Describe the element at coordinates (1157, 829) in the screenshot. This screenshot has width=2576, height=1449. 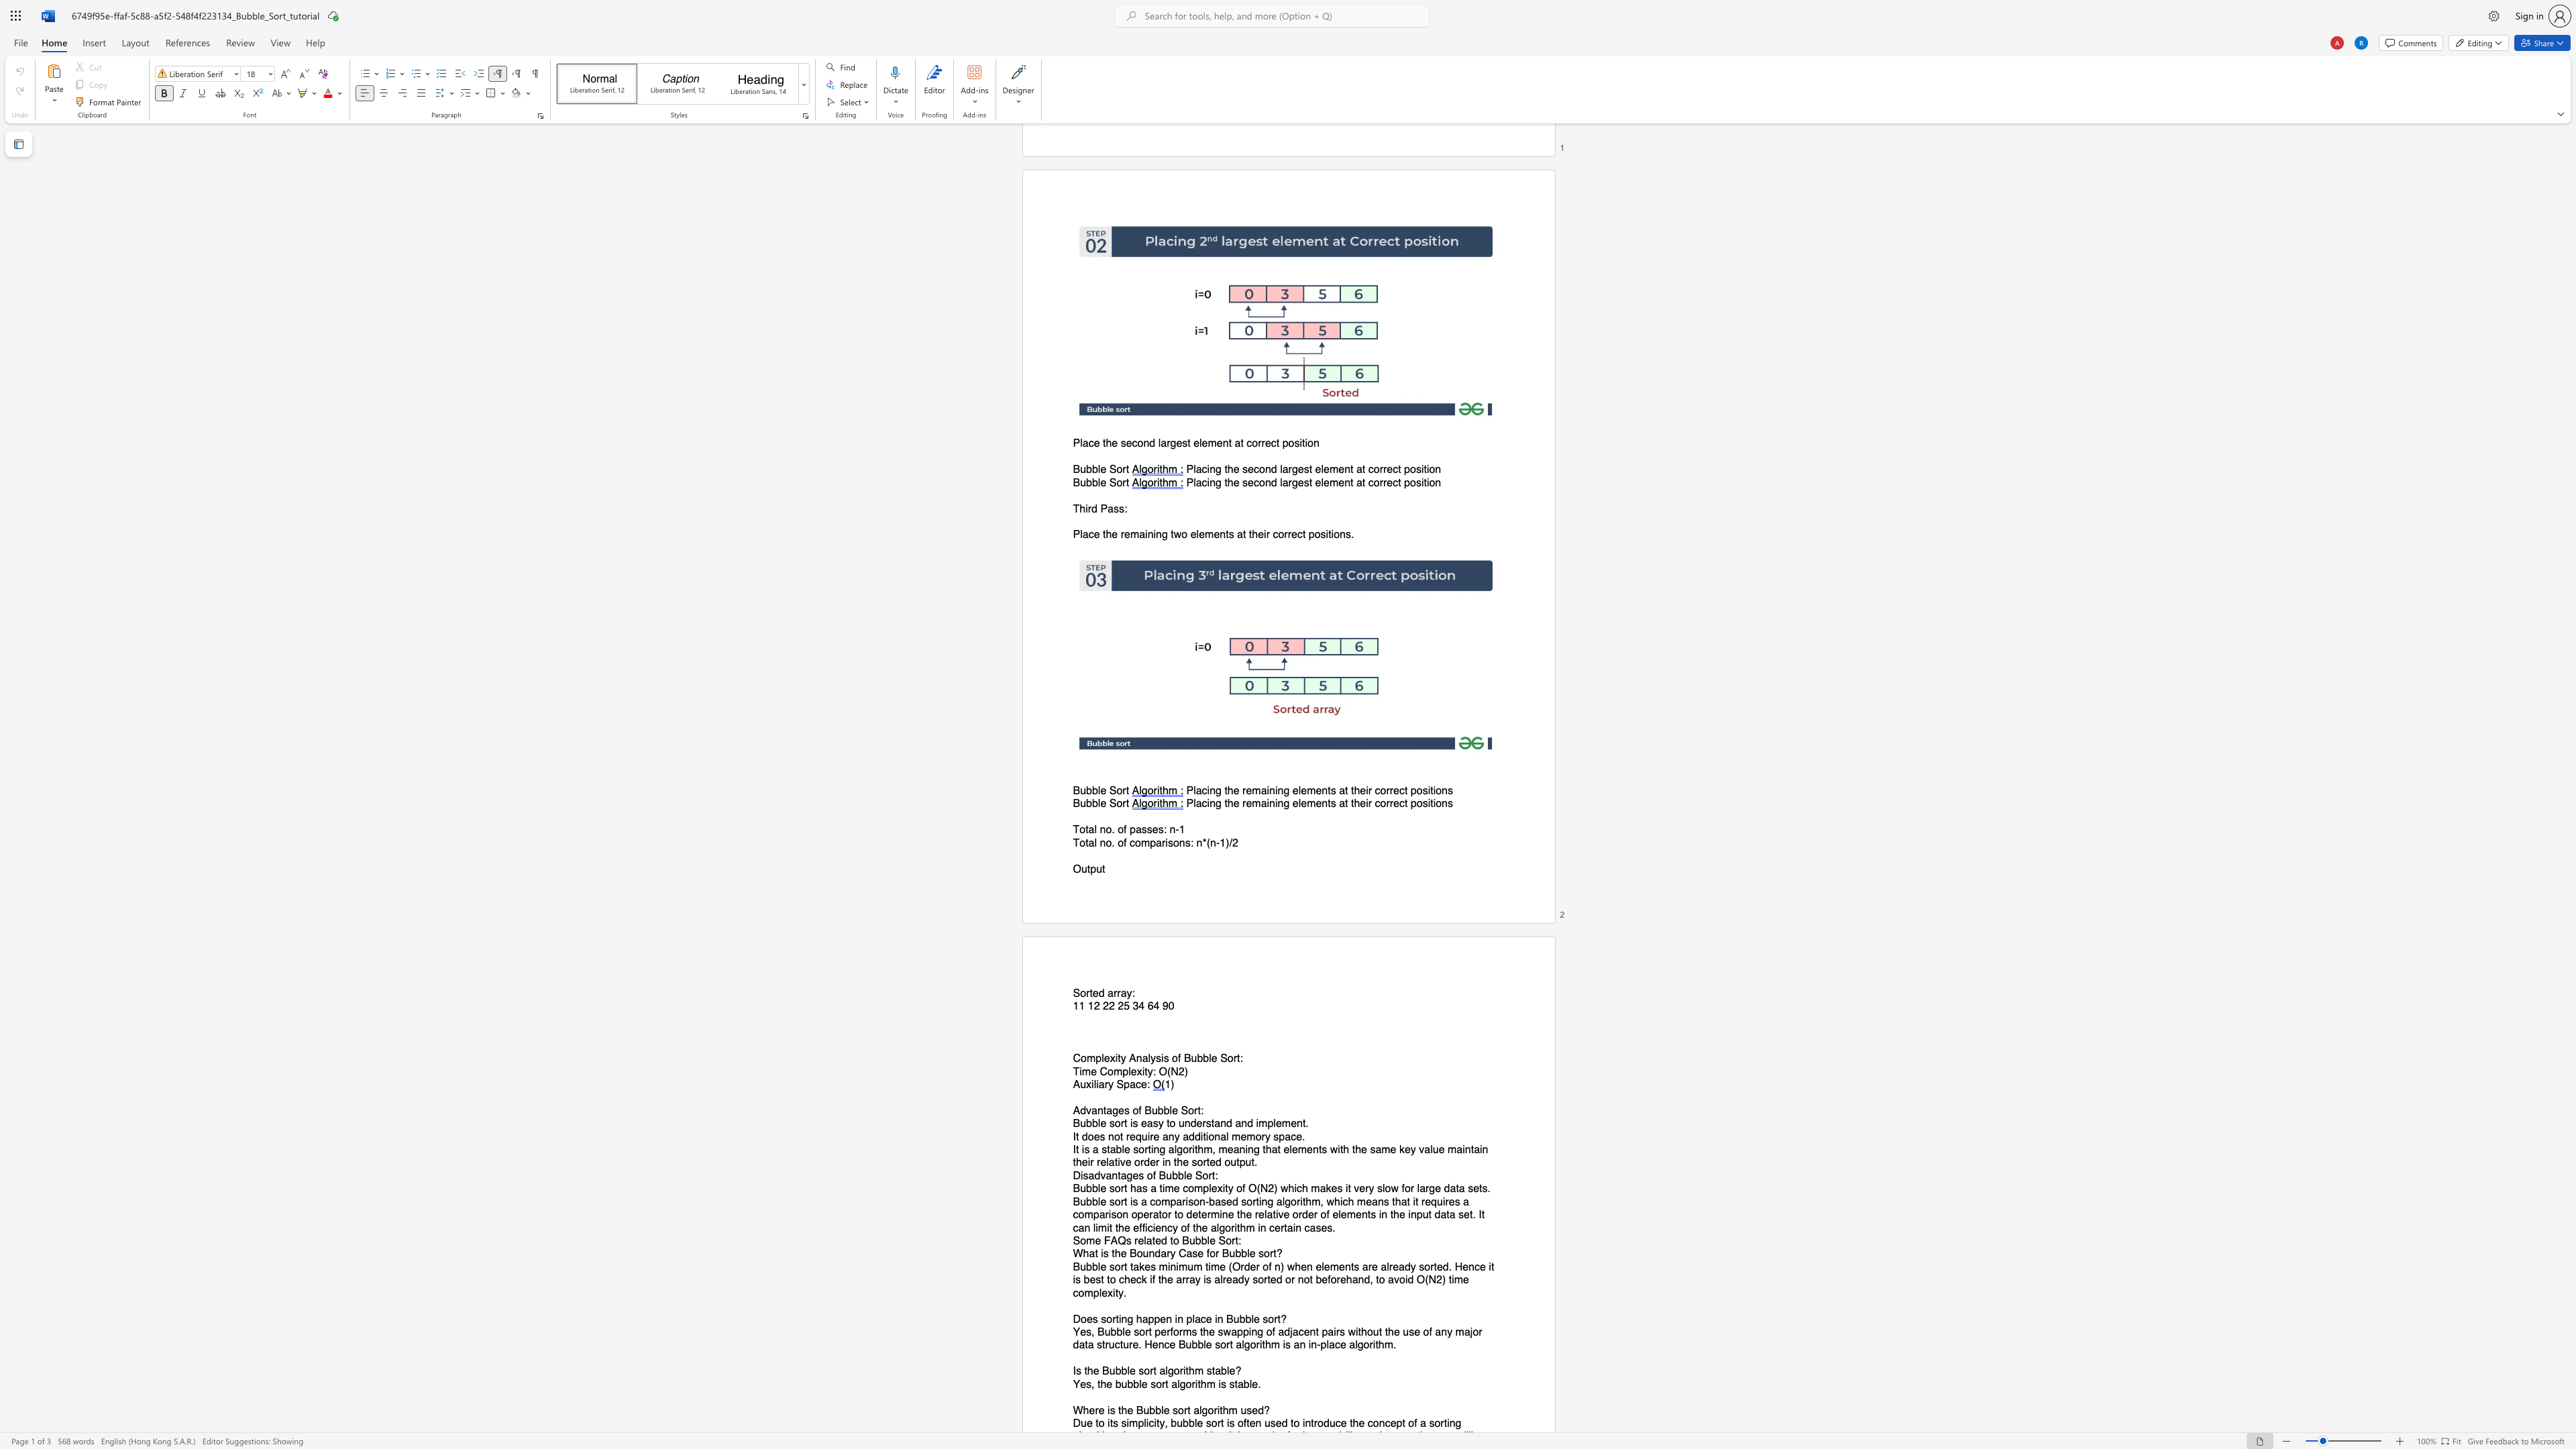
I see `the subset text "s:" within the text "Total no. of passes: n-1"` at that location.